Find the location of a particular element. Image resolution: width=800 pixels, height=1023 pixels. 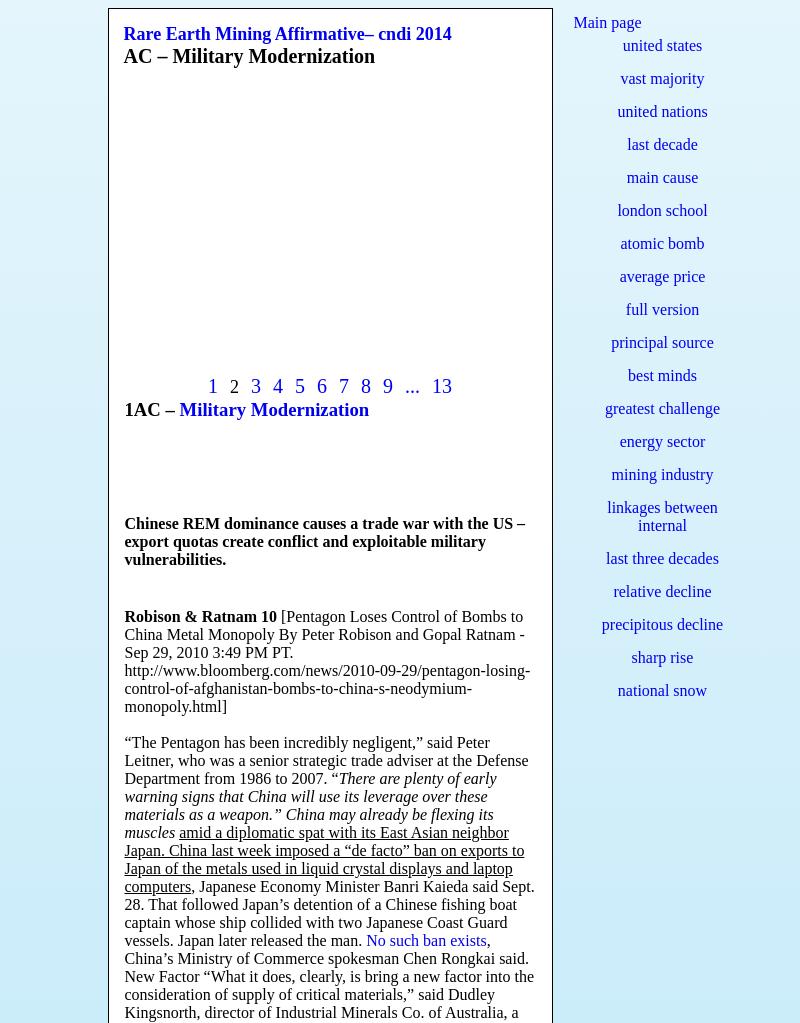

', Japanese Economy Minister Banri Kaieda said Sept. 28. That followed Japan’s detention of a Chinese fishing boat captain whose ship collided with two Japanese Coast Guard vessels. Japan later released the man.' is located at coordinates (123, 912).